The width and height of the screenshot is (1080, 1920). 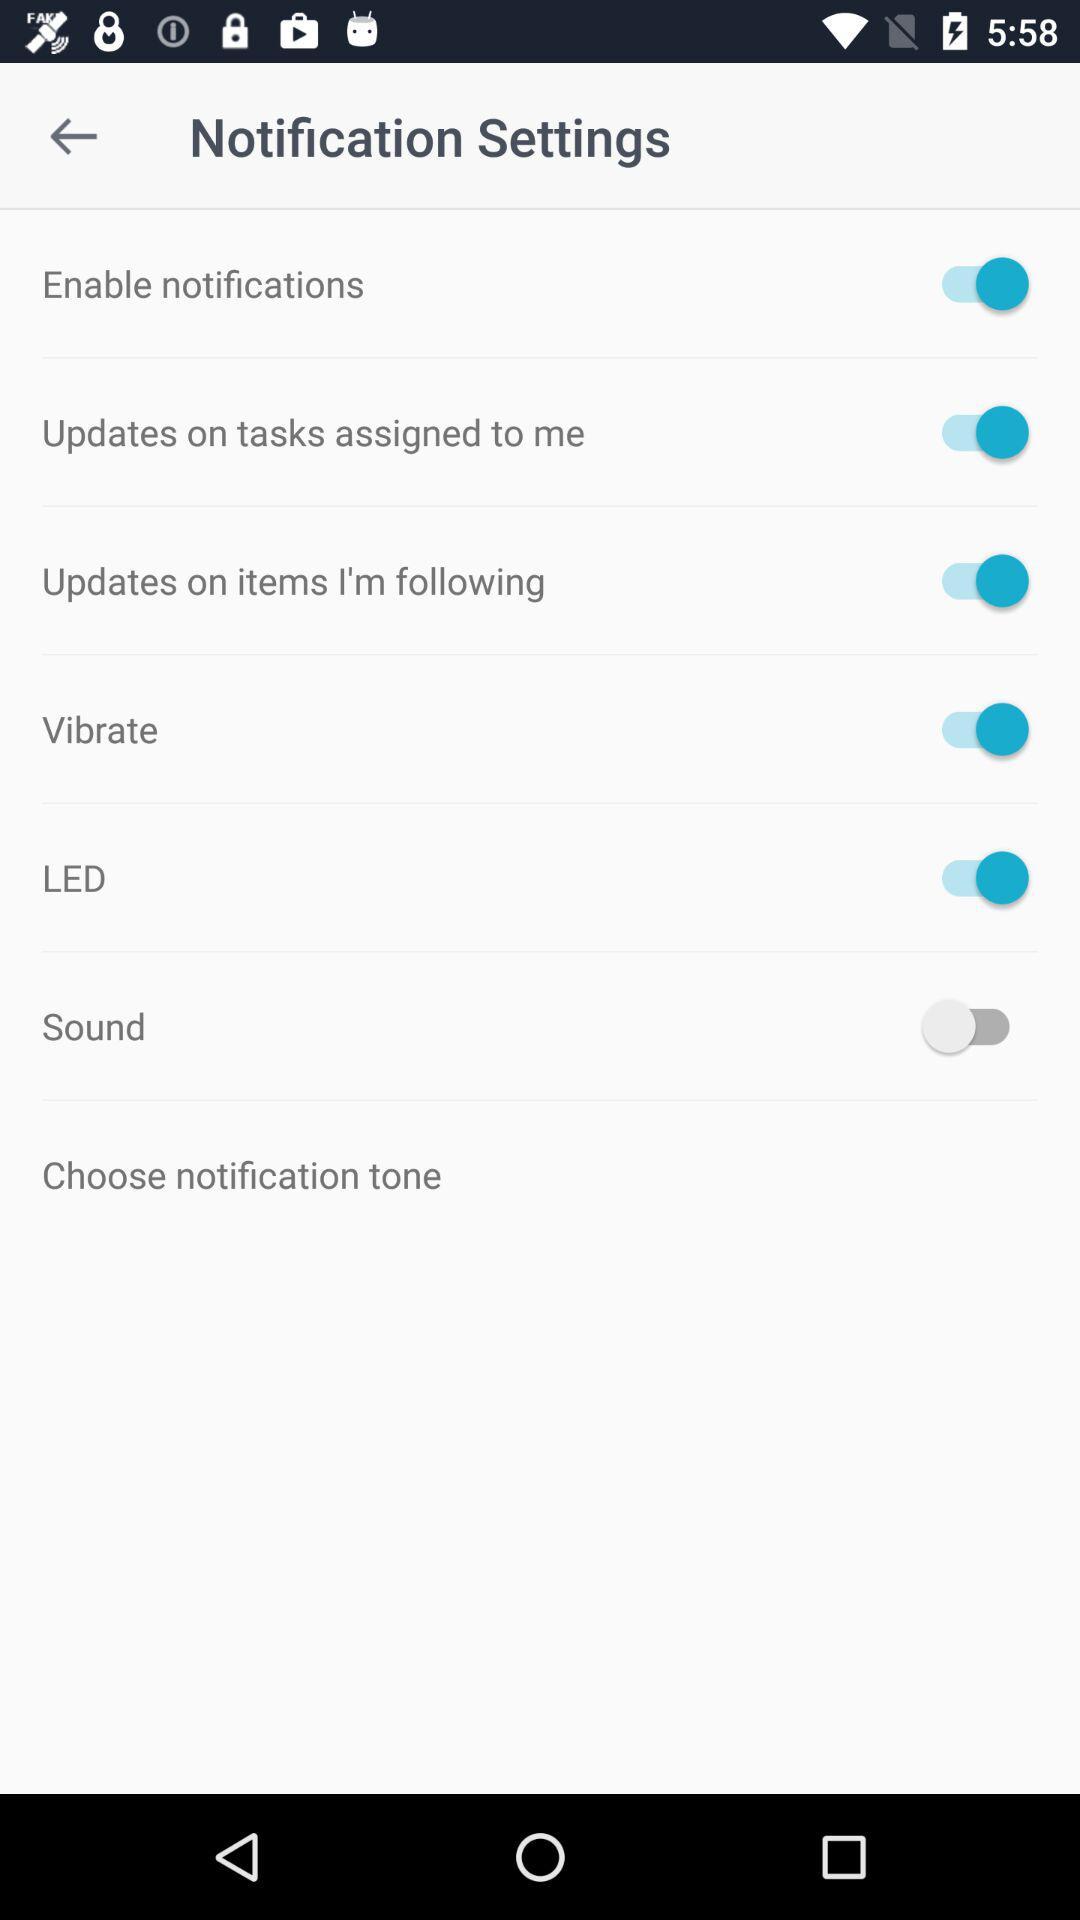 I want to click on notification on off option, so click(x=974, y=579).